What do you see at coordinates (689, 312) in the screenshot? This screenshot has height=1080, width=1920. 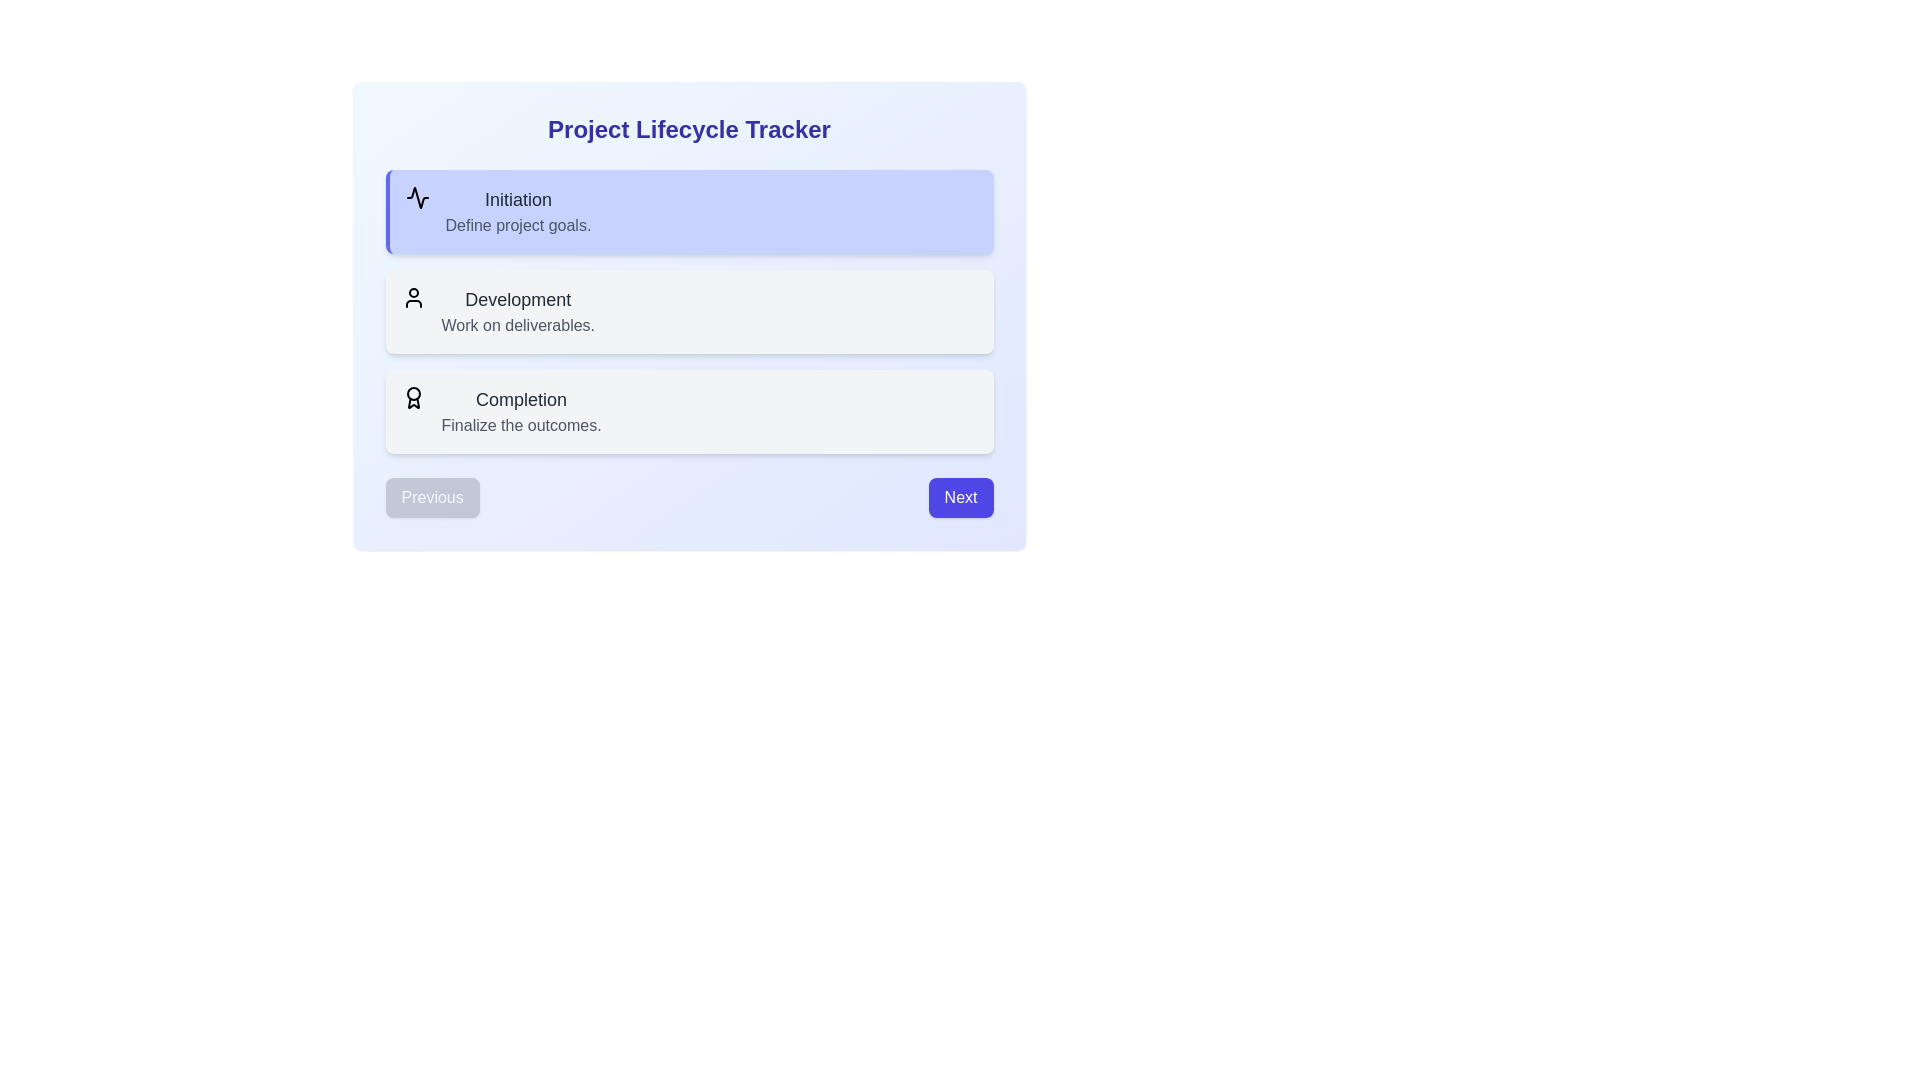 I see `the 'Development' phase informational card in the Project Lifecycle Tracker, which is the second card in a vertical sequence, located below the 'Initiation' card and above the 'Completion' card` at bounding box center [689, 312].